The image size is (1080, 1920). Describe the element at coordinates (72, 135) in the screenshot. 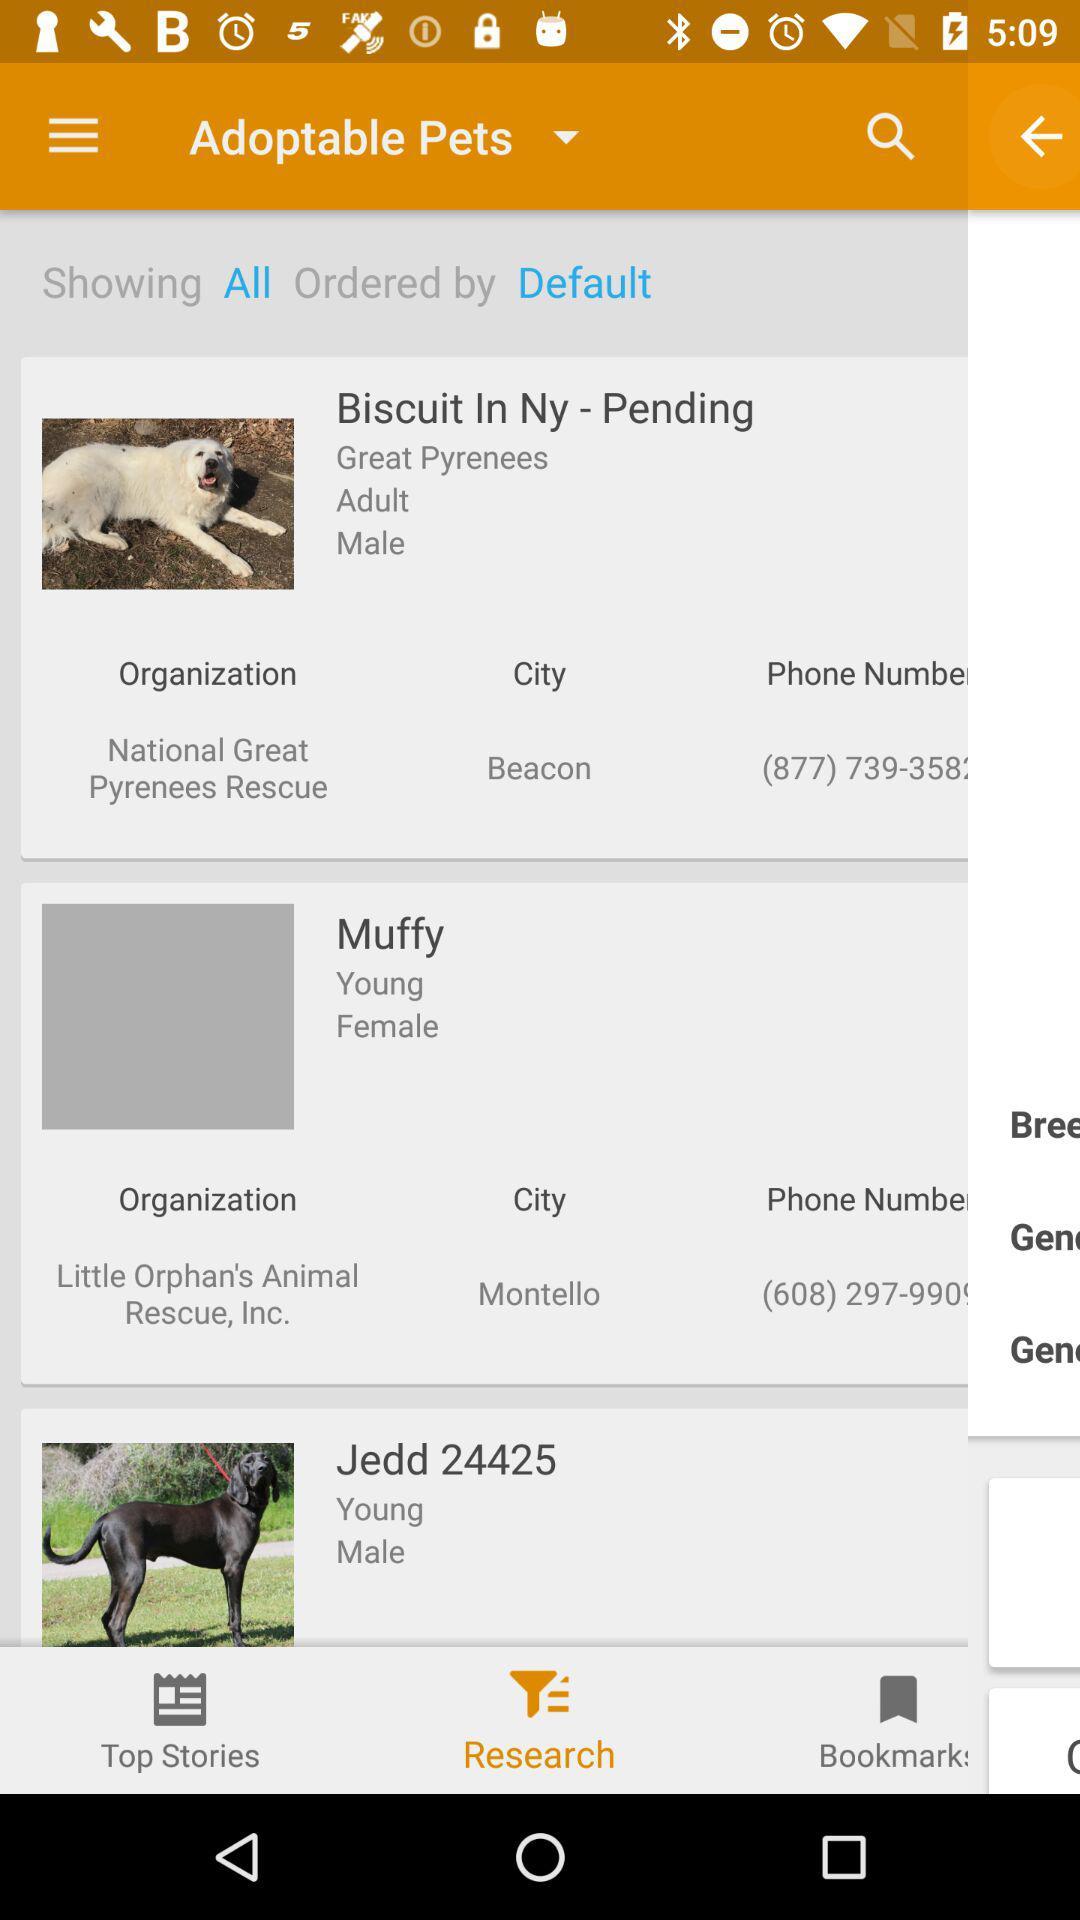

I see `open settings` at that location.